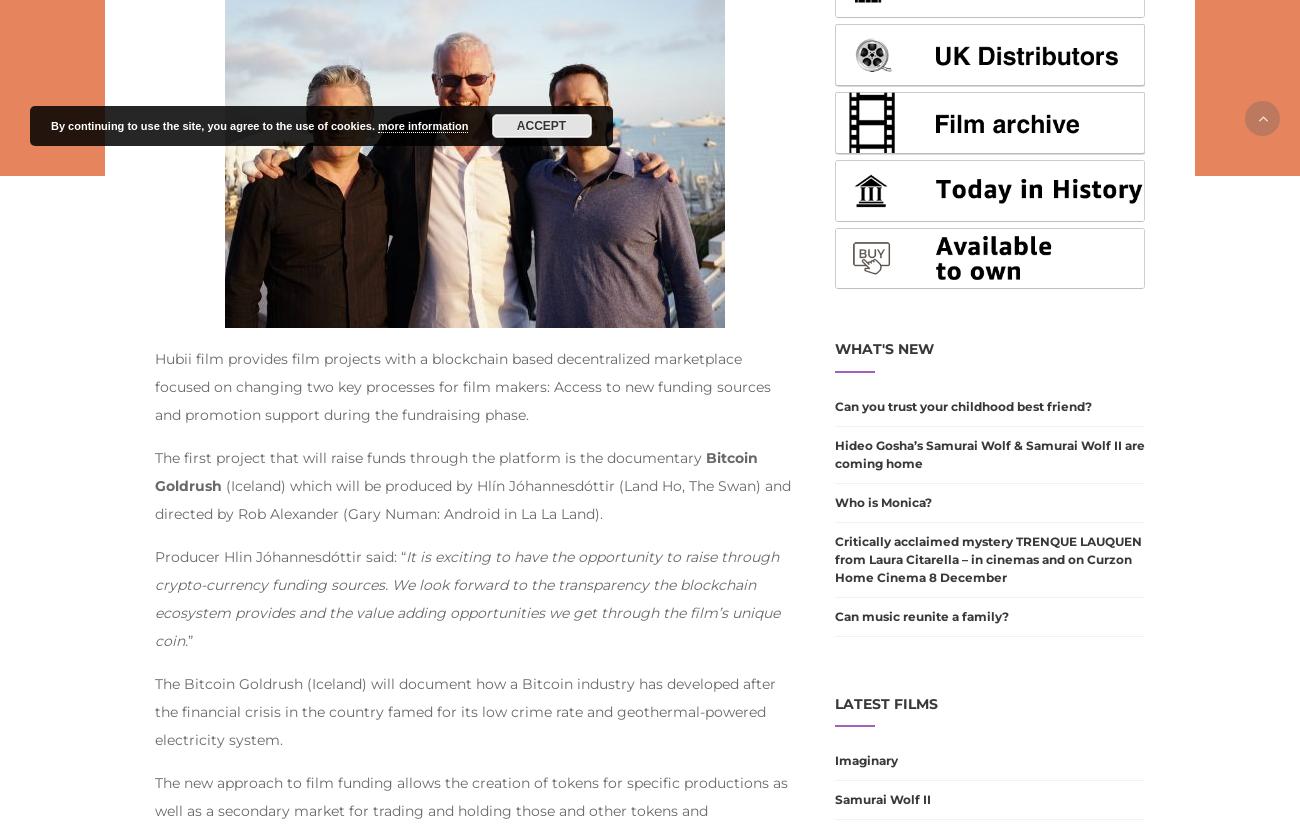 Image resolution: width=1300 pixels, height=824 pixels. What do you see at coordinates (883, 347) in the screenshot?
I see `'What's New'` at bounding box center [883, 347].